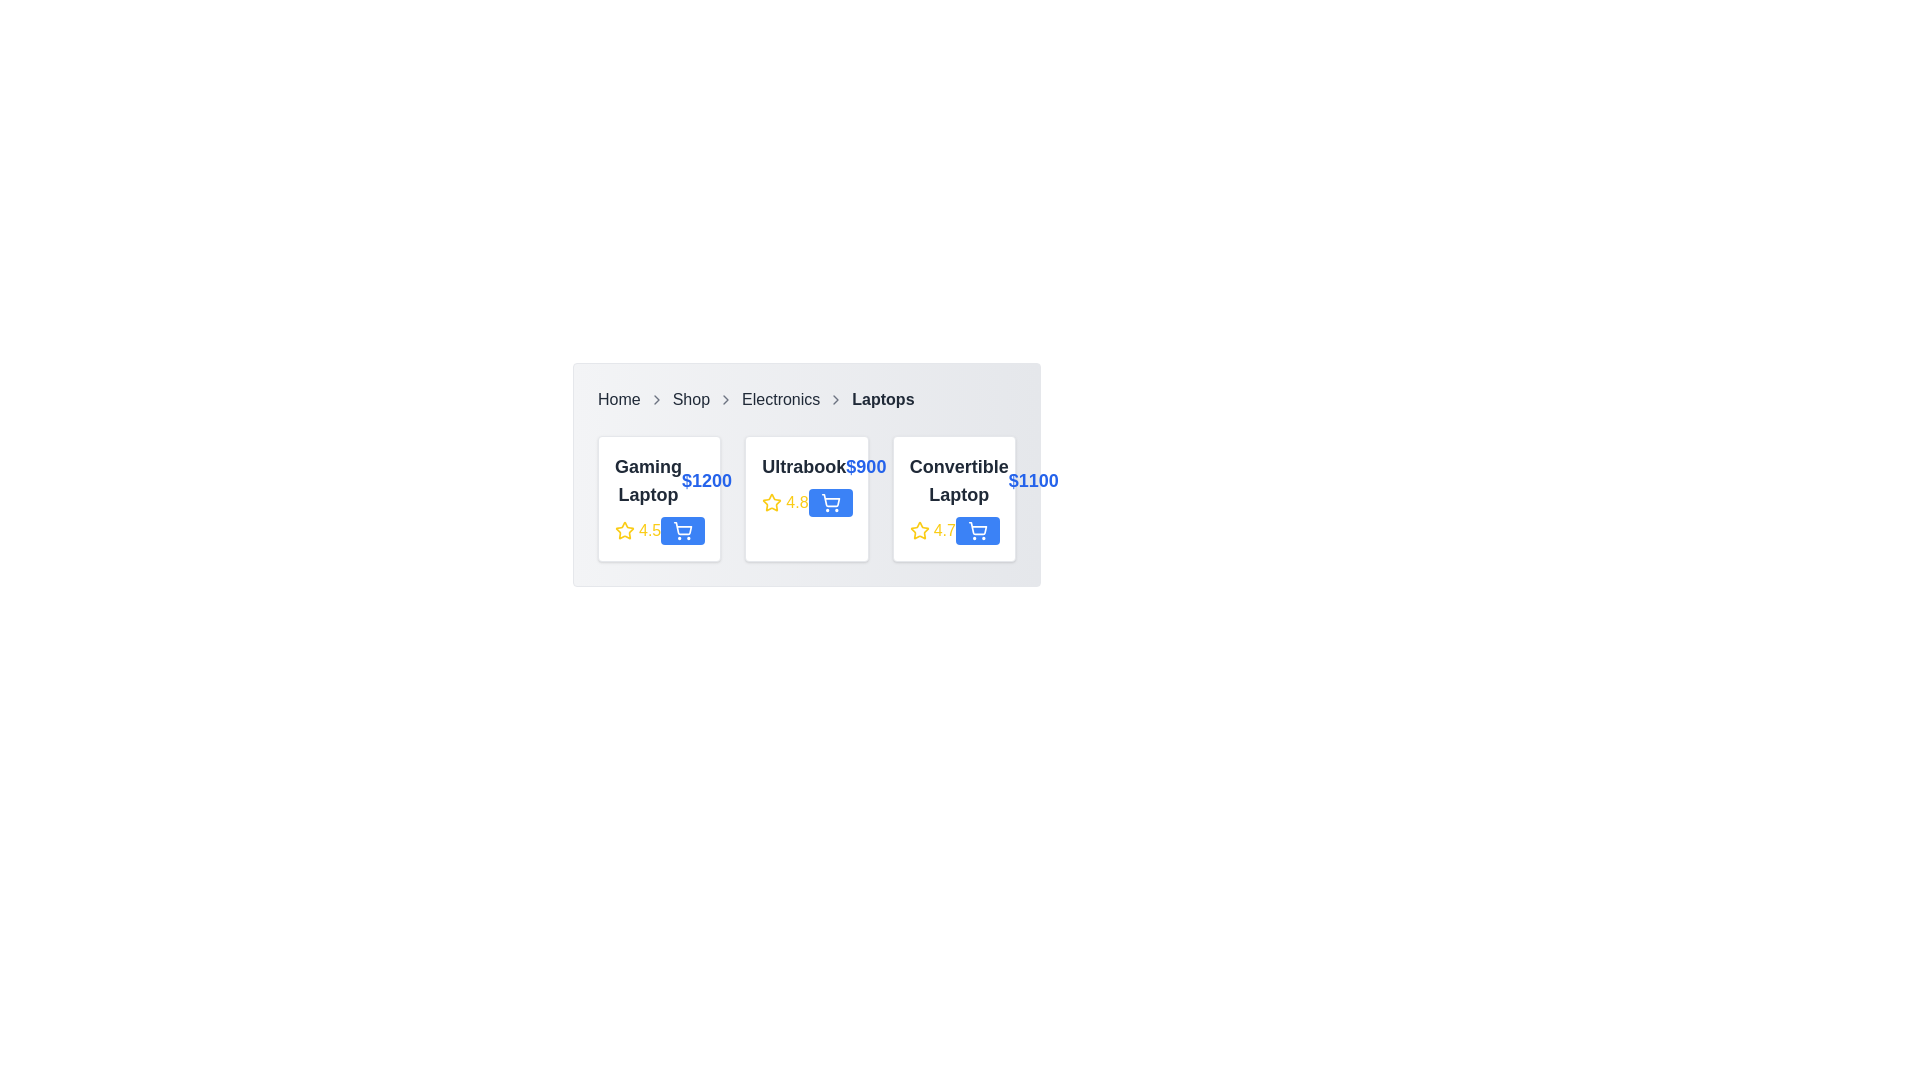 Image resolution: width=1920 pixels, height=1080 pixels. I want to click on the Text label displaying 'Convertible Laptop', which is a bolded heading located in the center of the third card above the price information, so click(958, 481).